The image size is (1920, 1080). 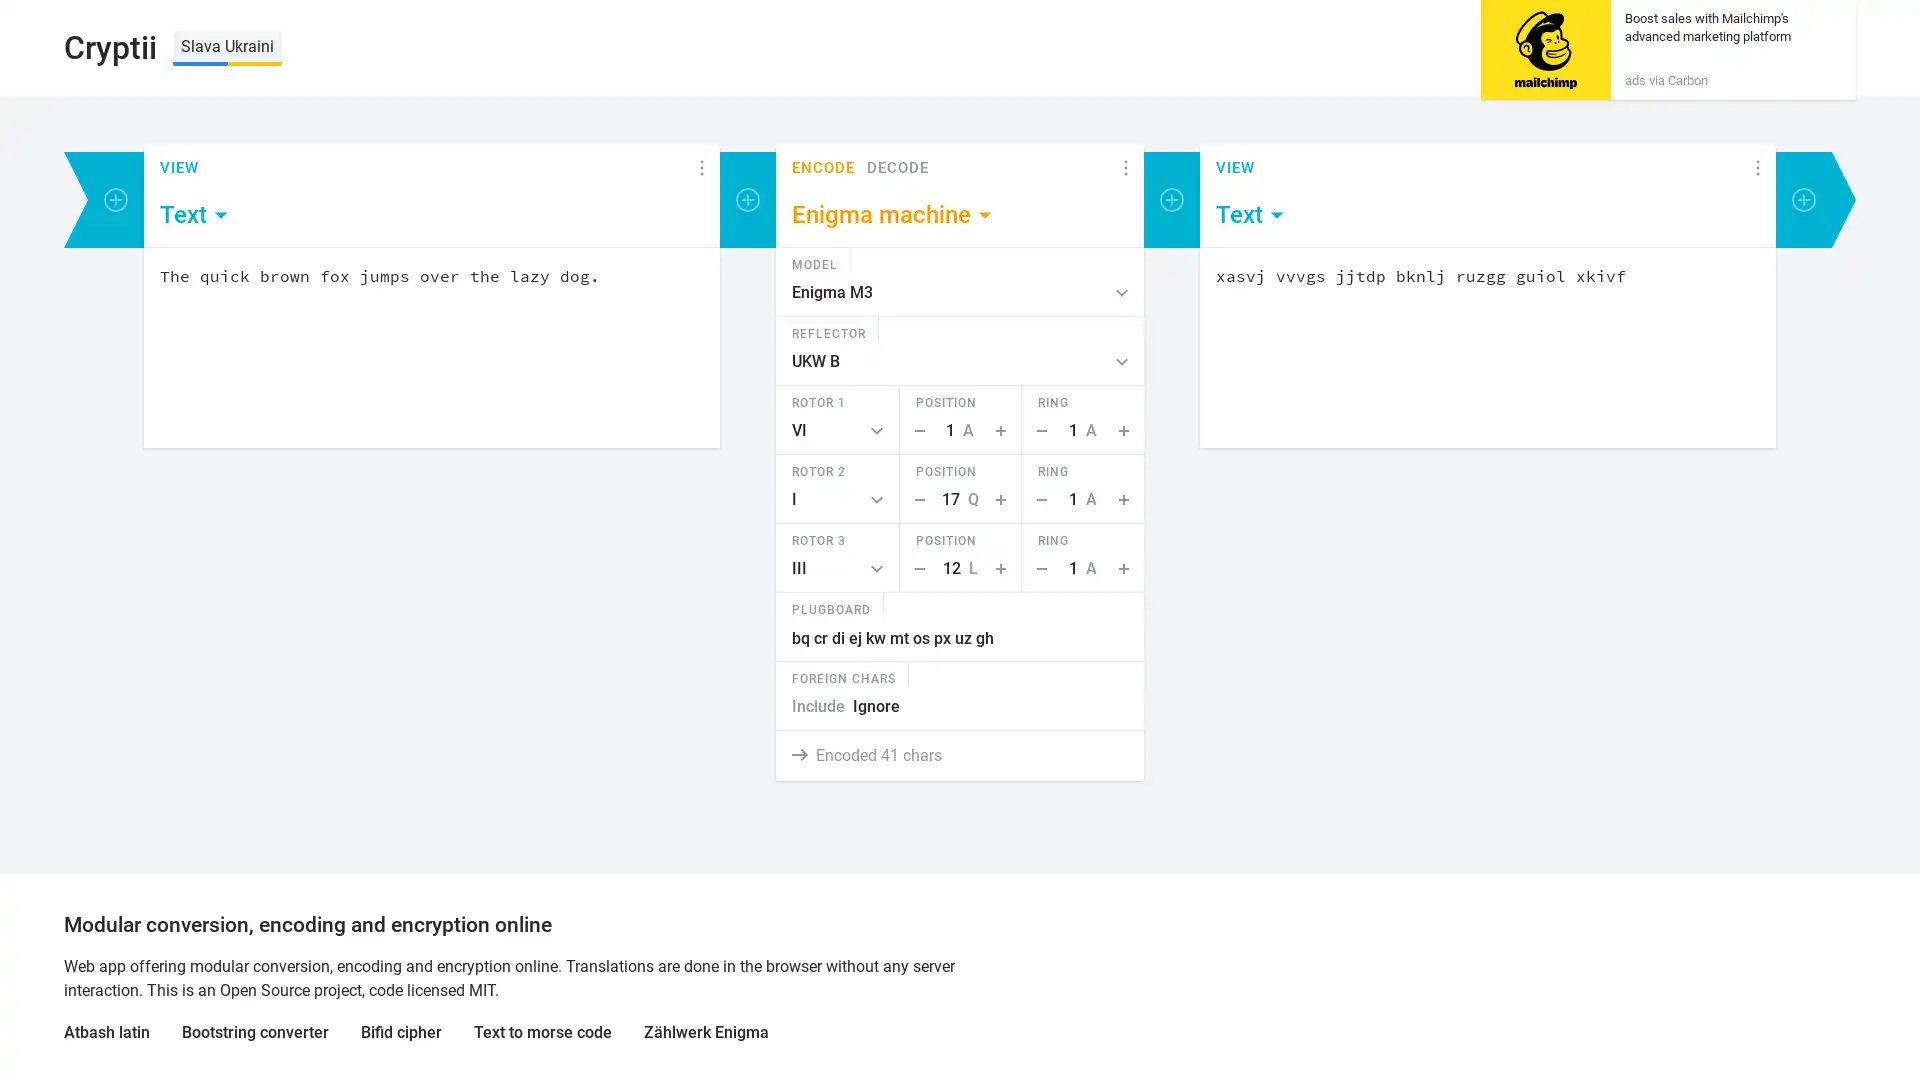 What do you see at coordinates (1250, 215) in the screenshot?
I see `Text` at bounding box center [1250, 215].